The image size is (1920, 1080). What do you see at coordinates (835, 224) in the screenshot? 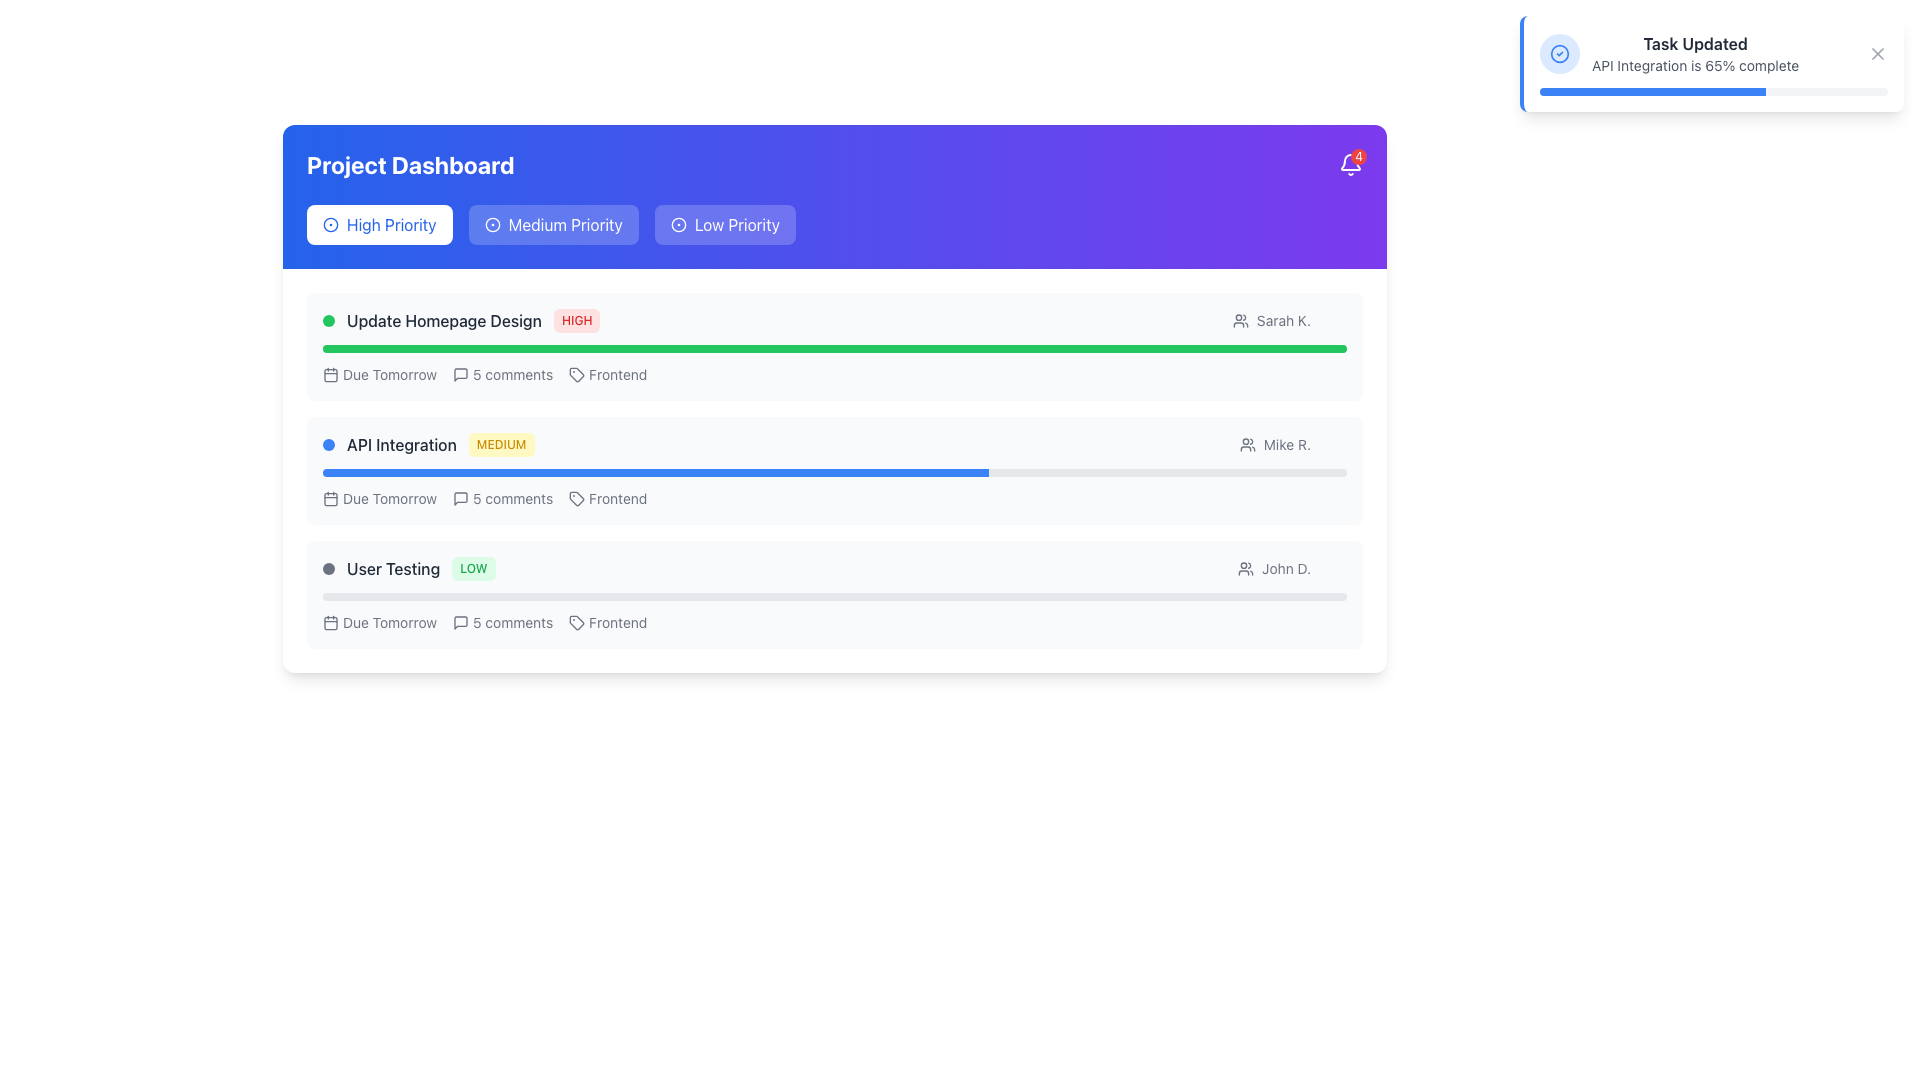
I see `the 'Low Priority' button in the button group located beneath the 'Project Dashboard' title` at bounding box center [835, 224].